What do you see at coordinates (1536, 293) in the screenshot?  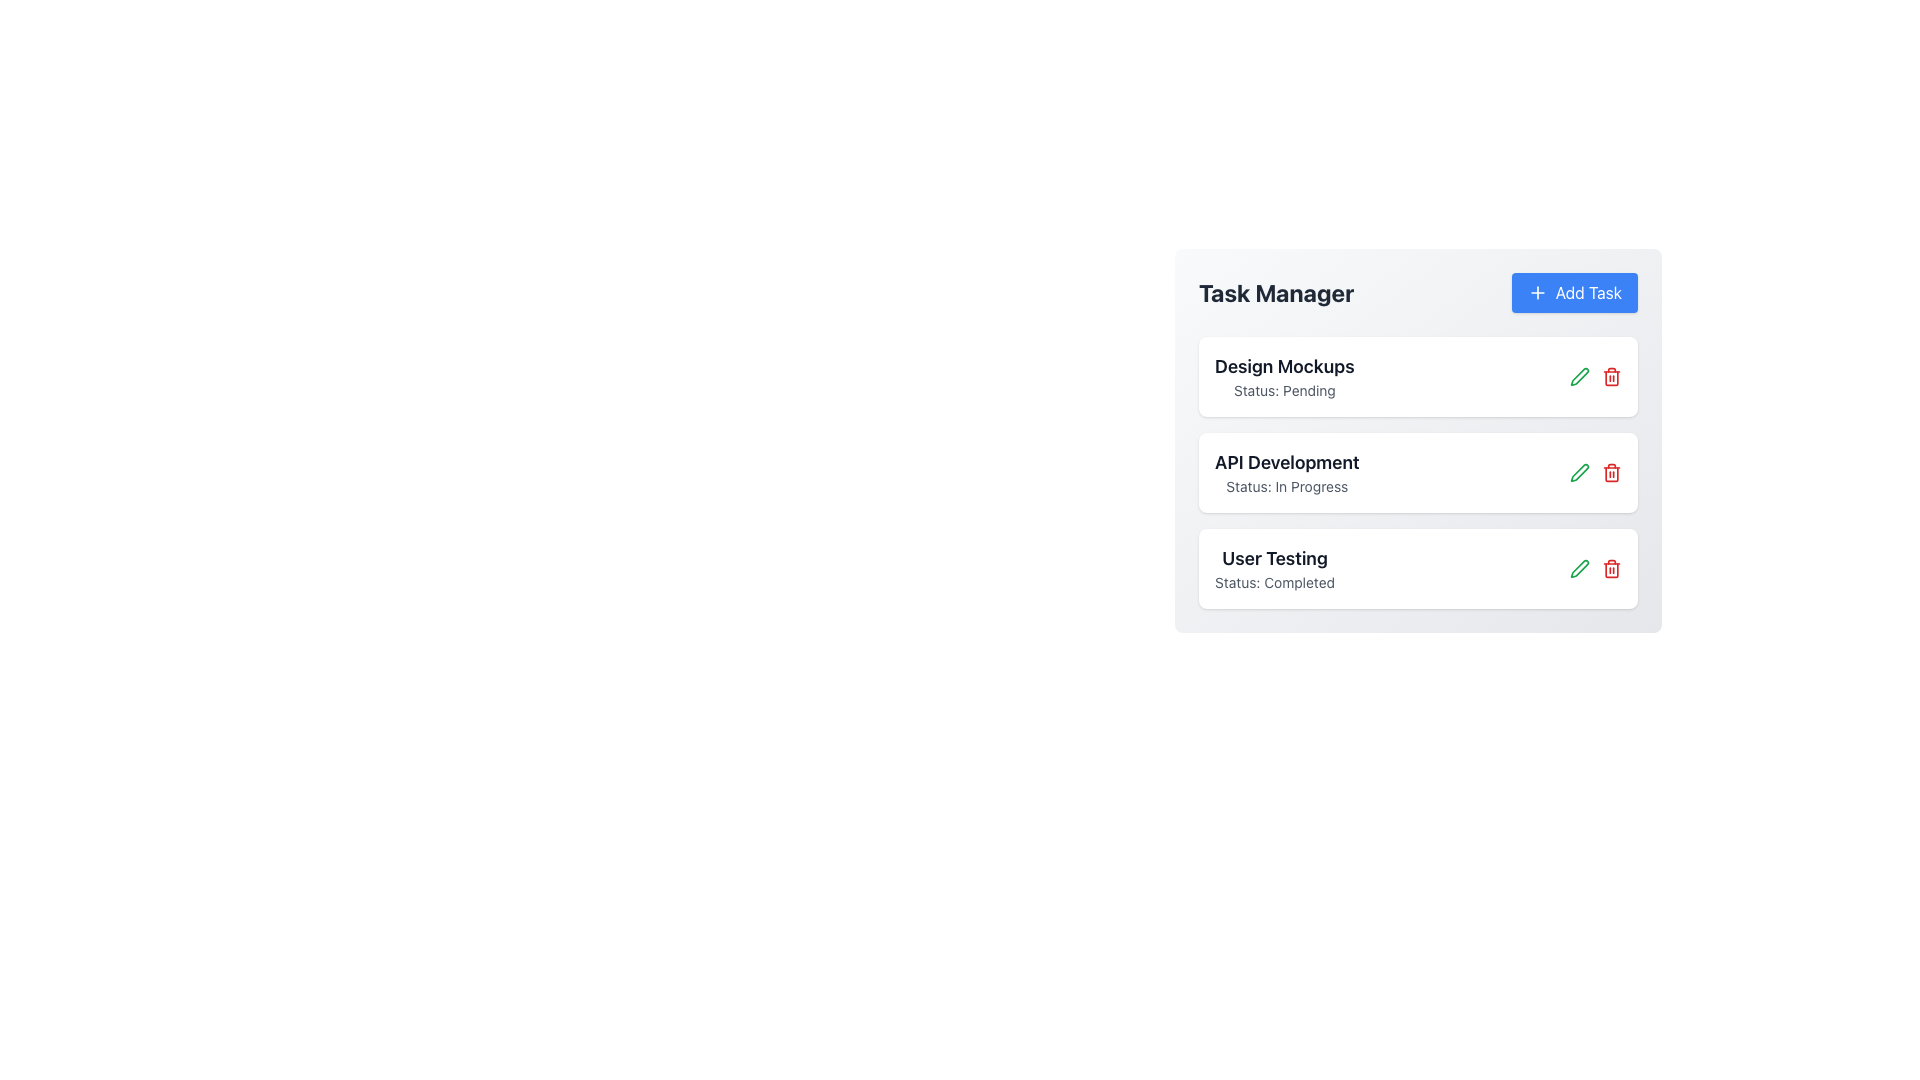 I see `the 'plus' icon of the 'Add Task' button located in the top-right corner of the Task Manager interface` at bounding box center [1536, 293].